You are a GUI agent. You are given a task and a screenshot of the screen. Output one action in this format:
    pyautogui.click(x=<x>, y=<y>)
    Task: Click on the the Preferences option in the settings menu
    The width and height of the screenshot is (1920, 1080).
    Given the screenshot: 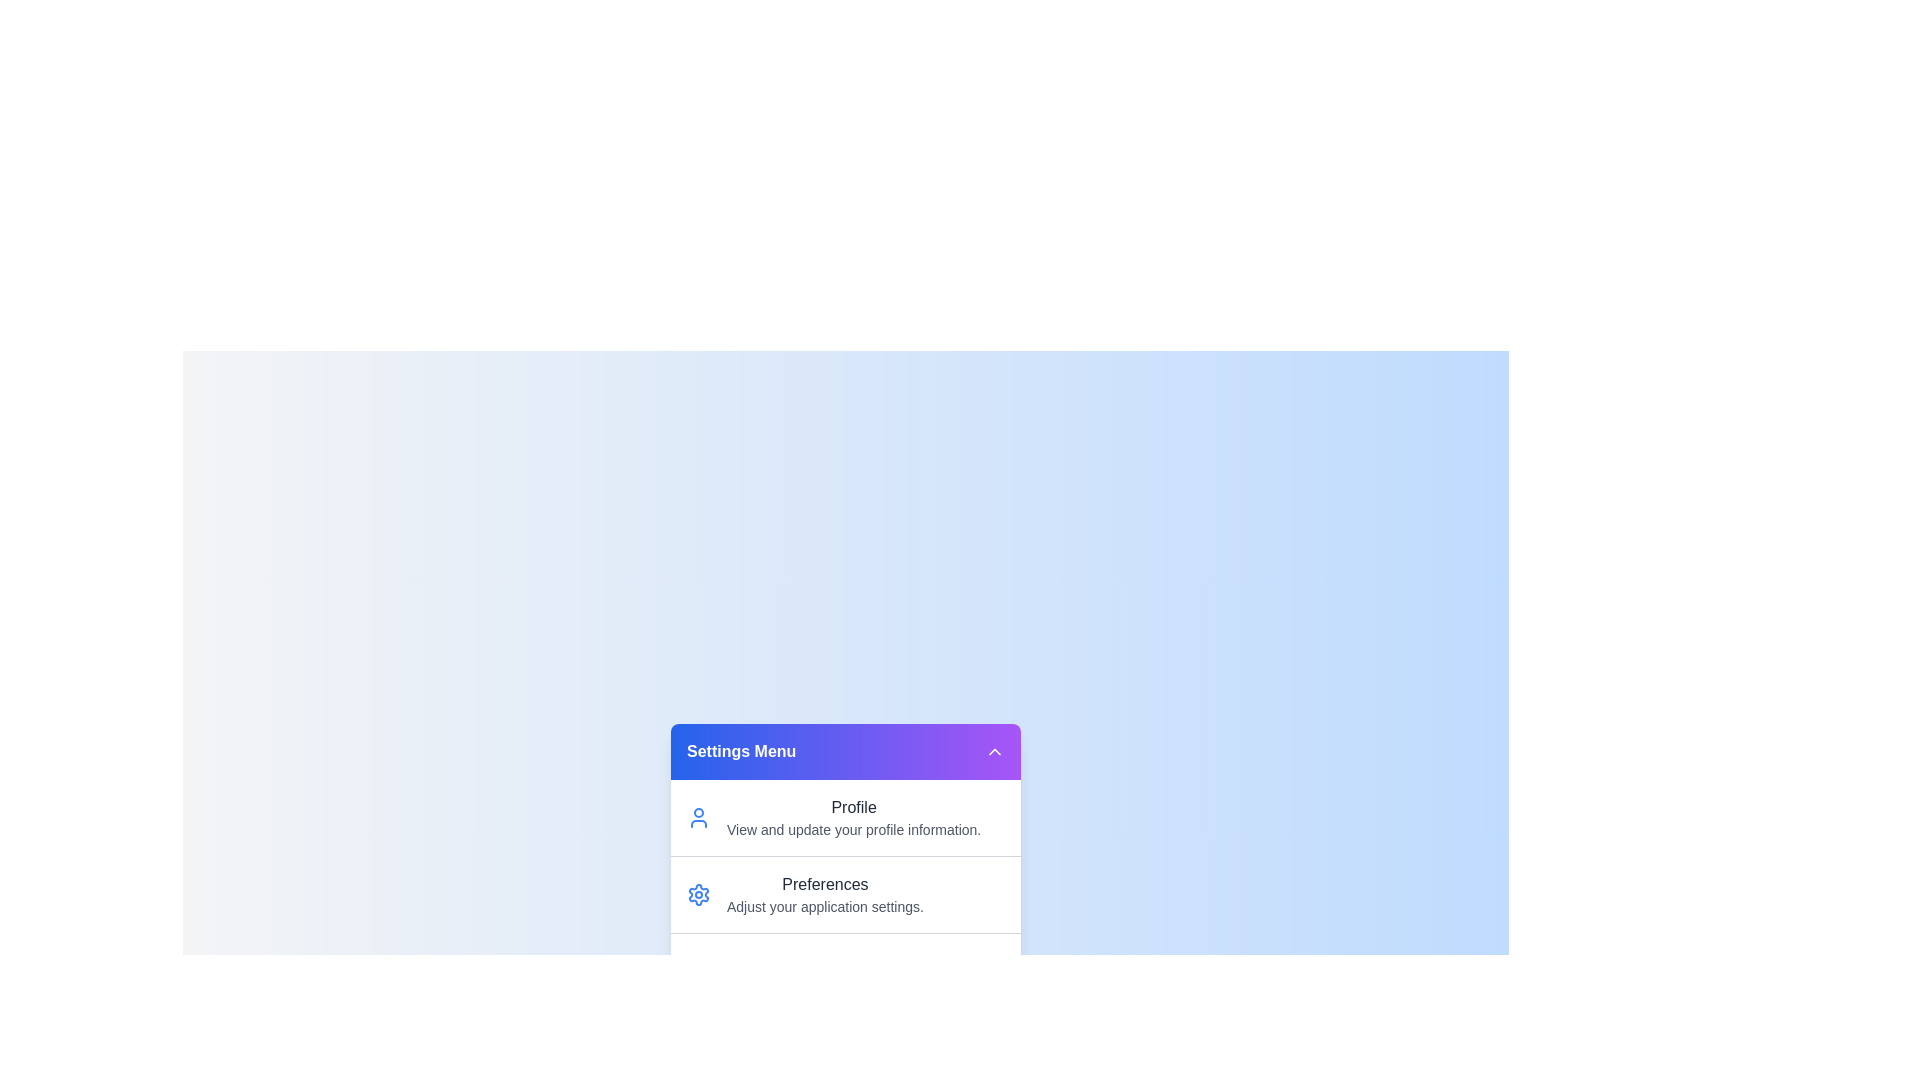 What is the action you would take?
    pyautogui.click(x=845, y=893)
    